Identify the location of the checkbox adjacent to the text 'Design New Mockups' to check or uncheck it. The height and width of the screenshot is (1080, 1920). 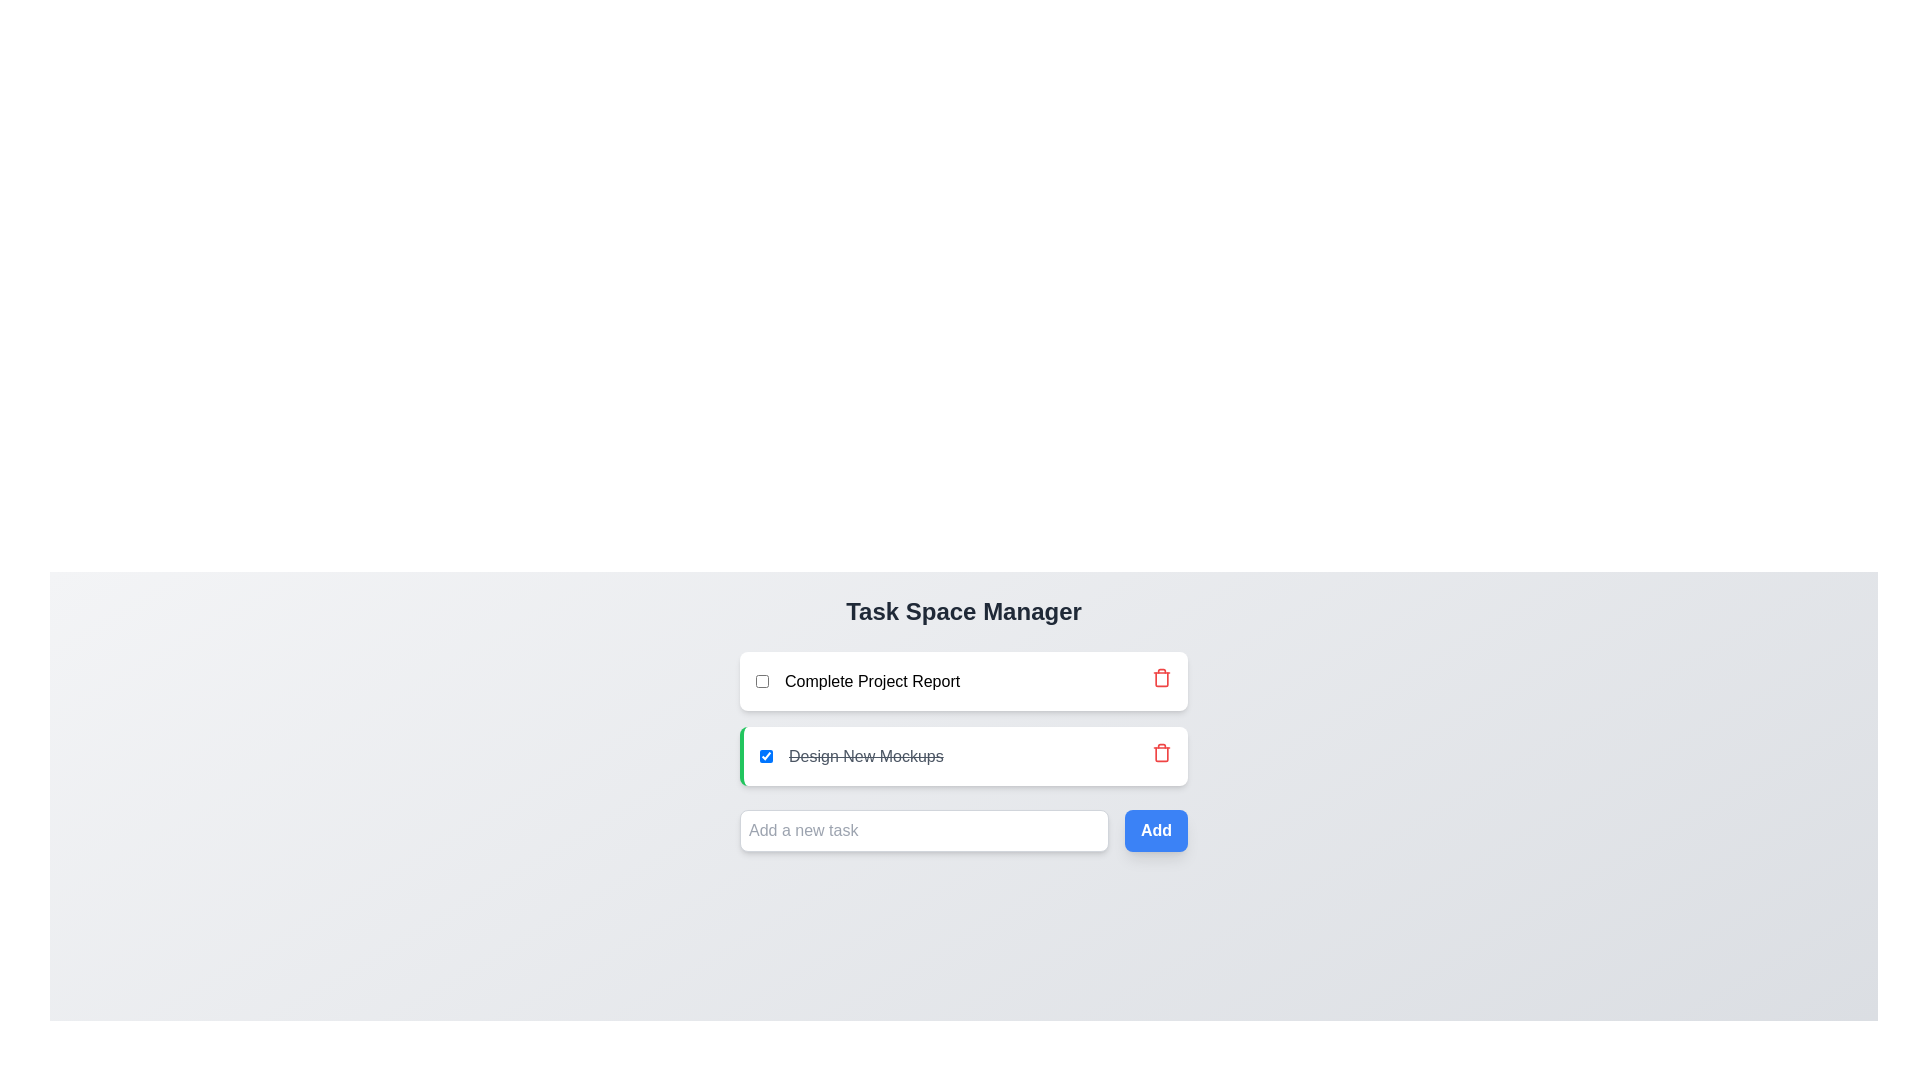
(765, 756).